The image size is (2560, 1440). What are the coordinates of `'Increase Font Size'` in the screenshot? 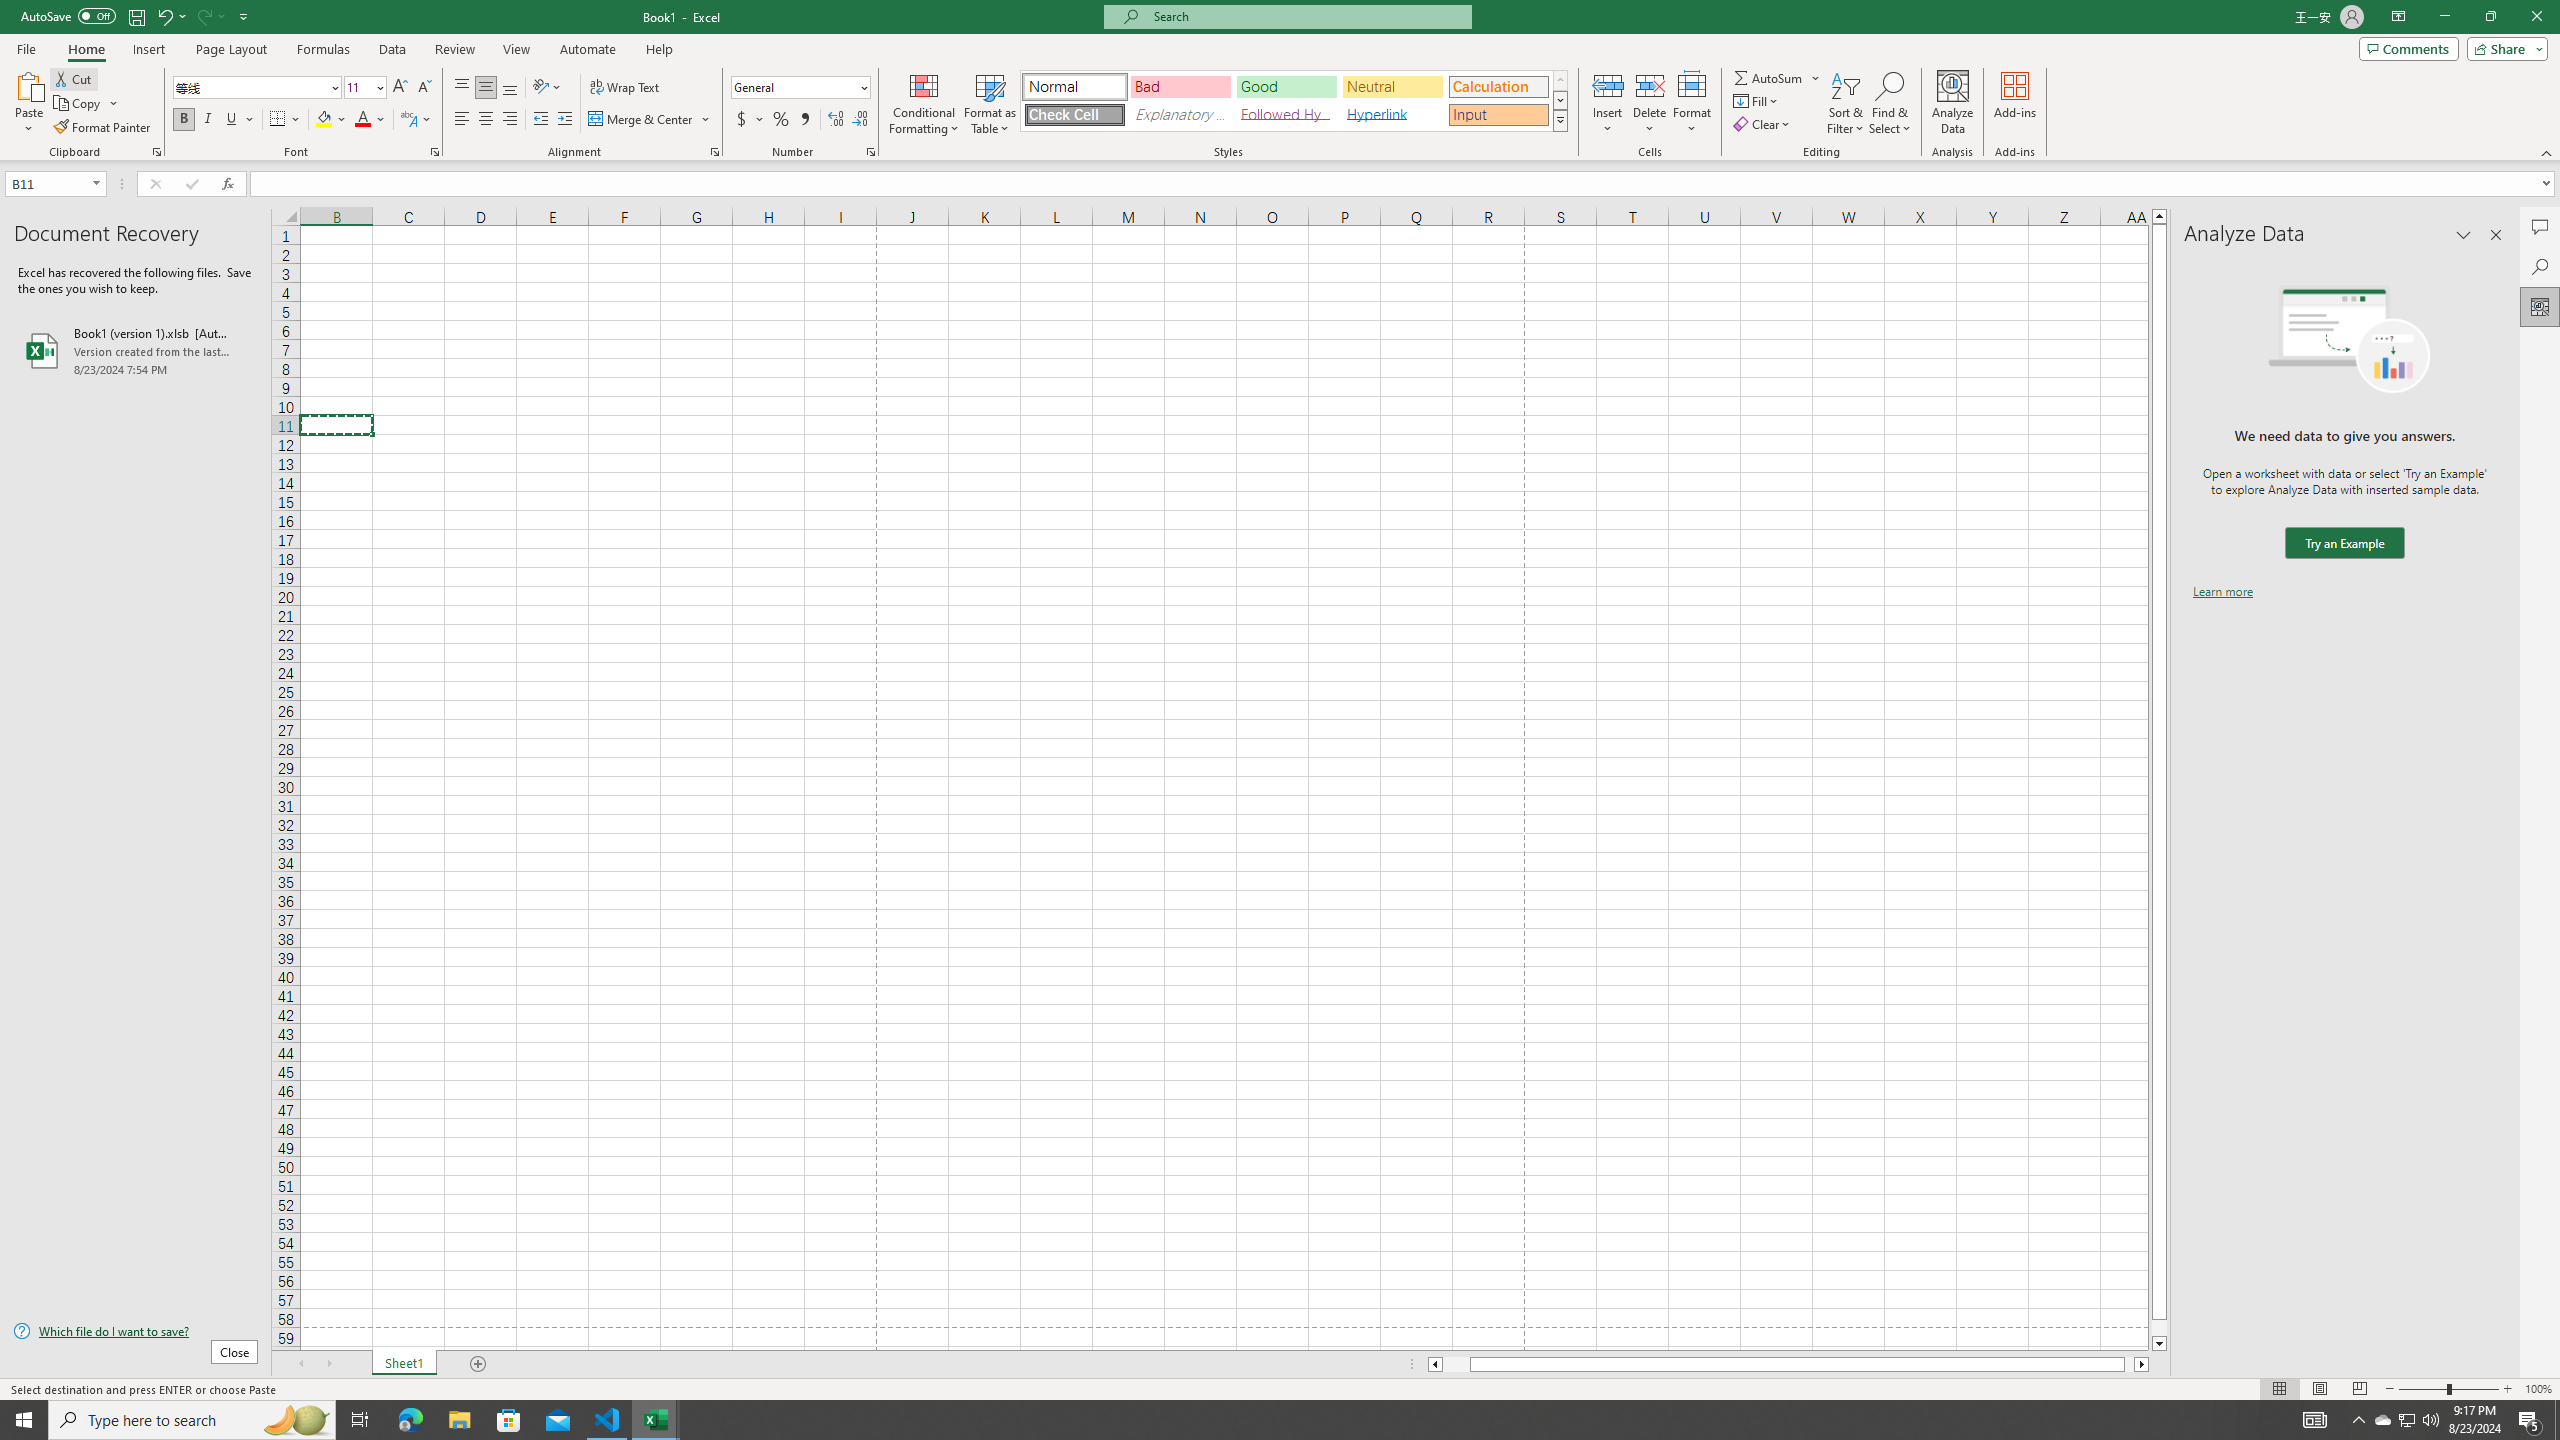 It's located at (399, 87).